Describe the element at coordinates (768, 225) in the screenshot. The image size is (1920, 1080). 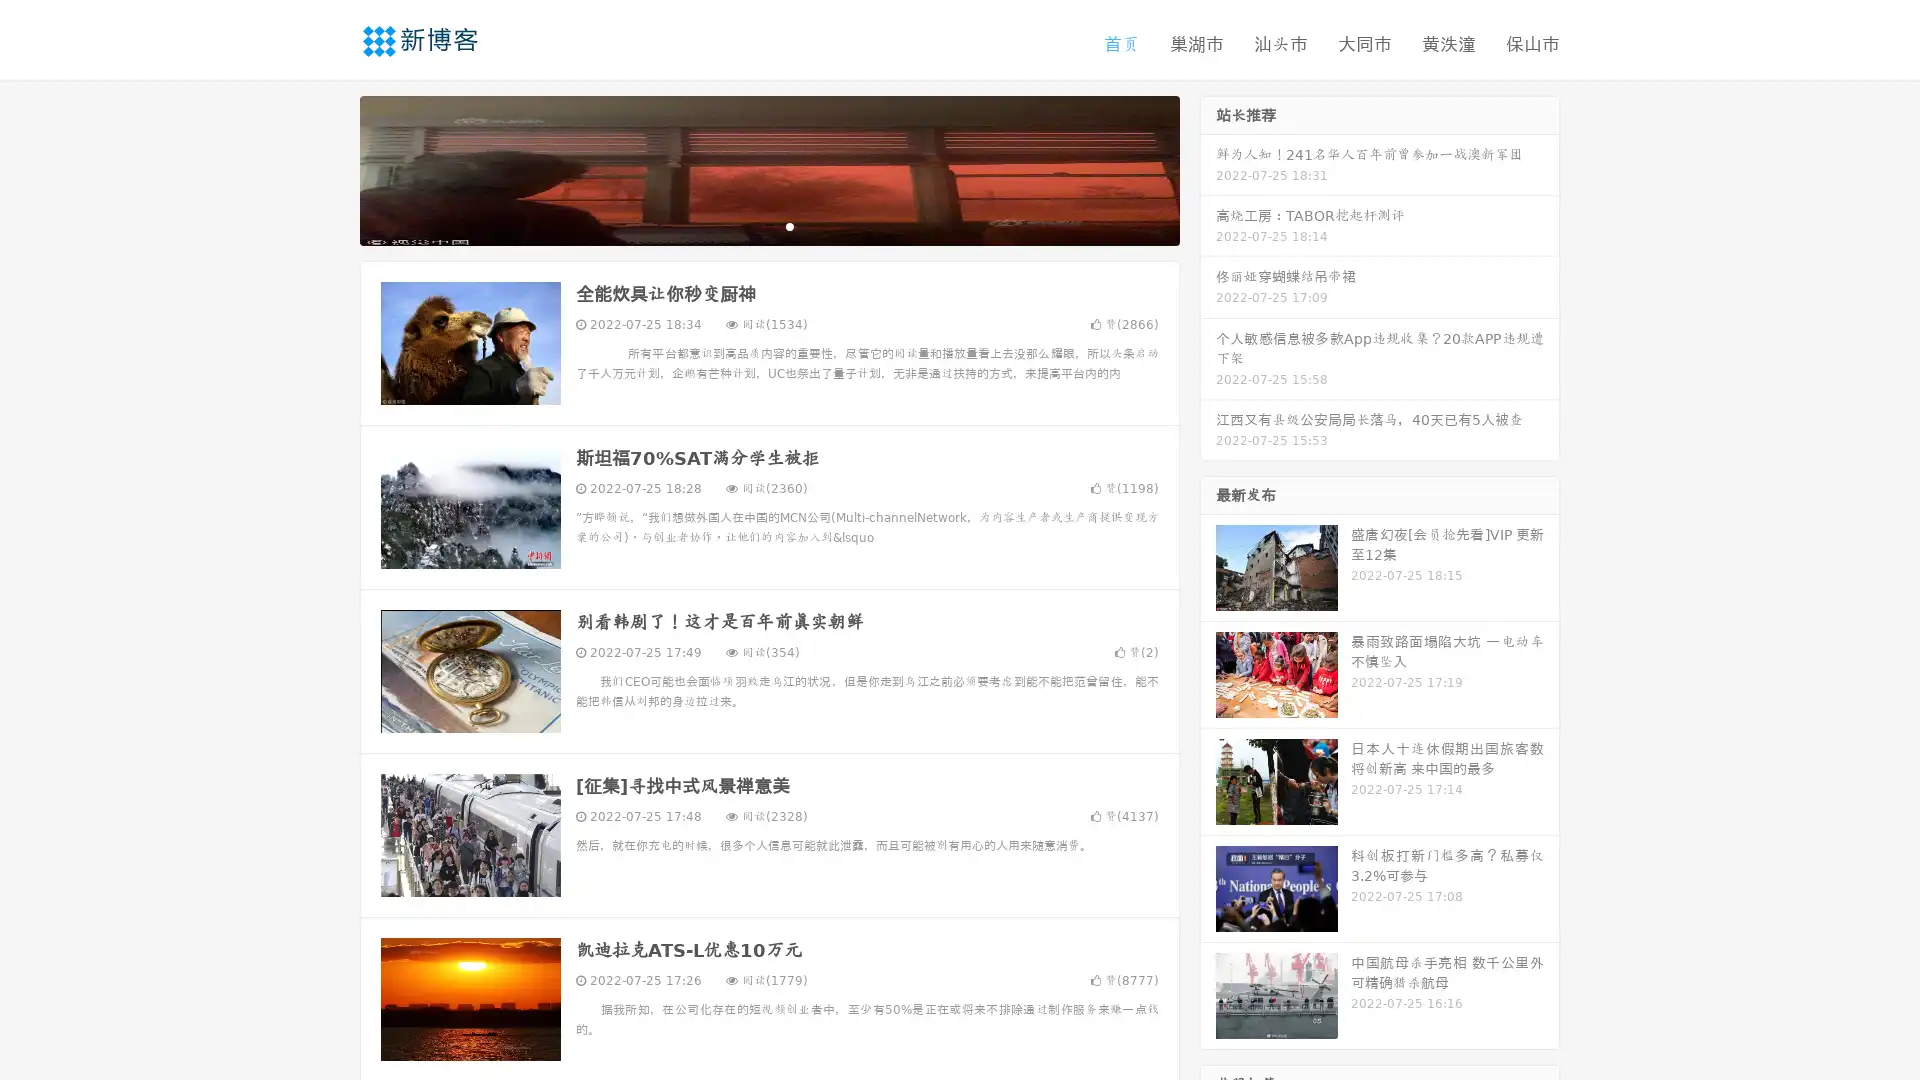
I see `Go to slide 2` at that location.